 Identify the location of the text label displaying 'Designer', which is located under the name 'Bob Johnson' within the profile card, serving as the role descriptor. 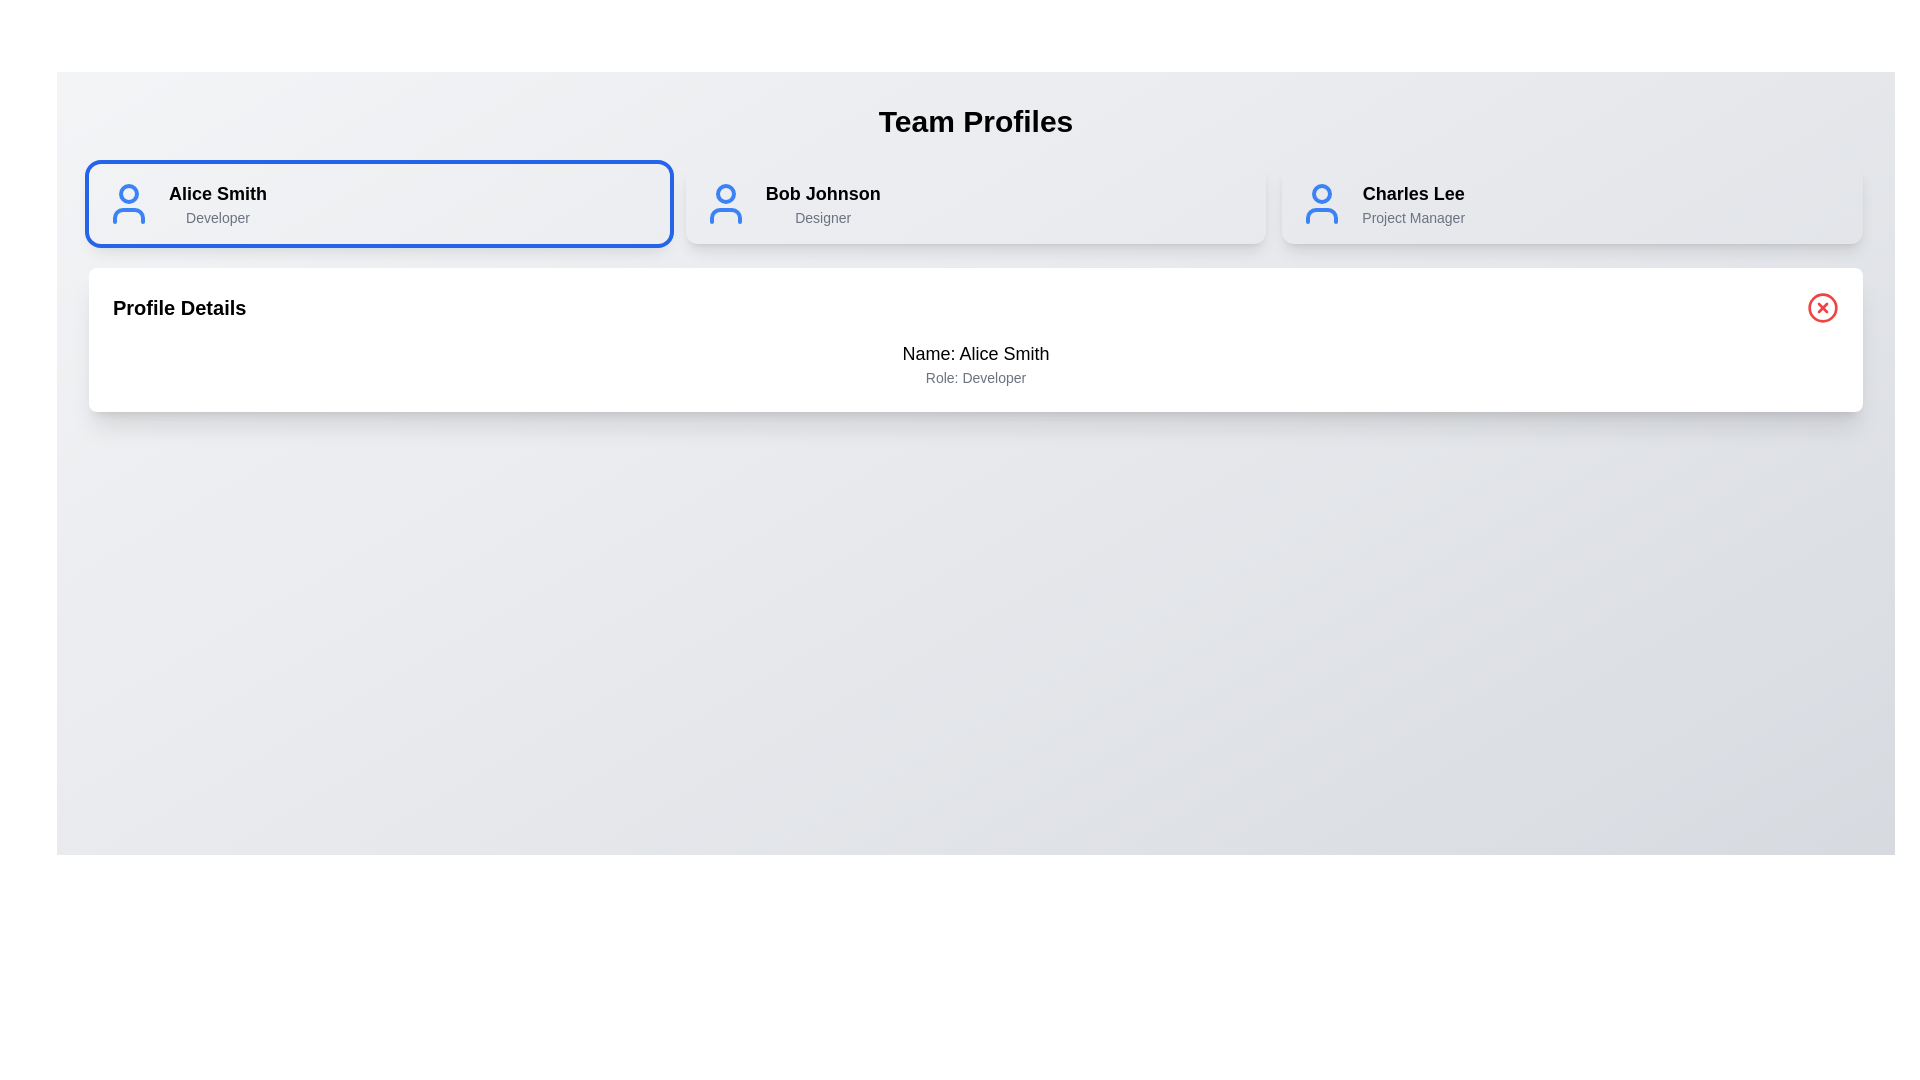
(823, 218).